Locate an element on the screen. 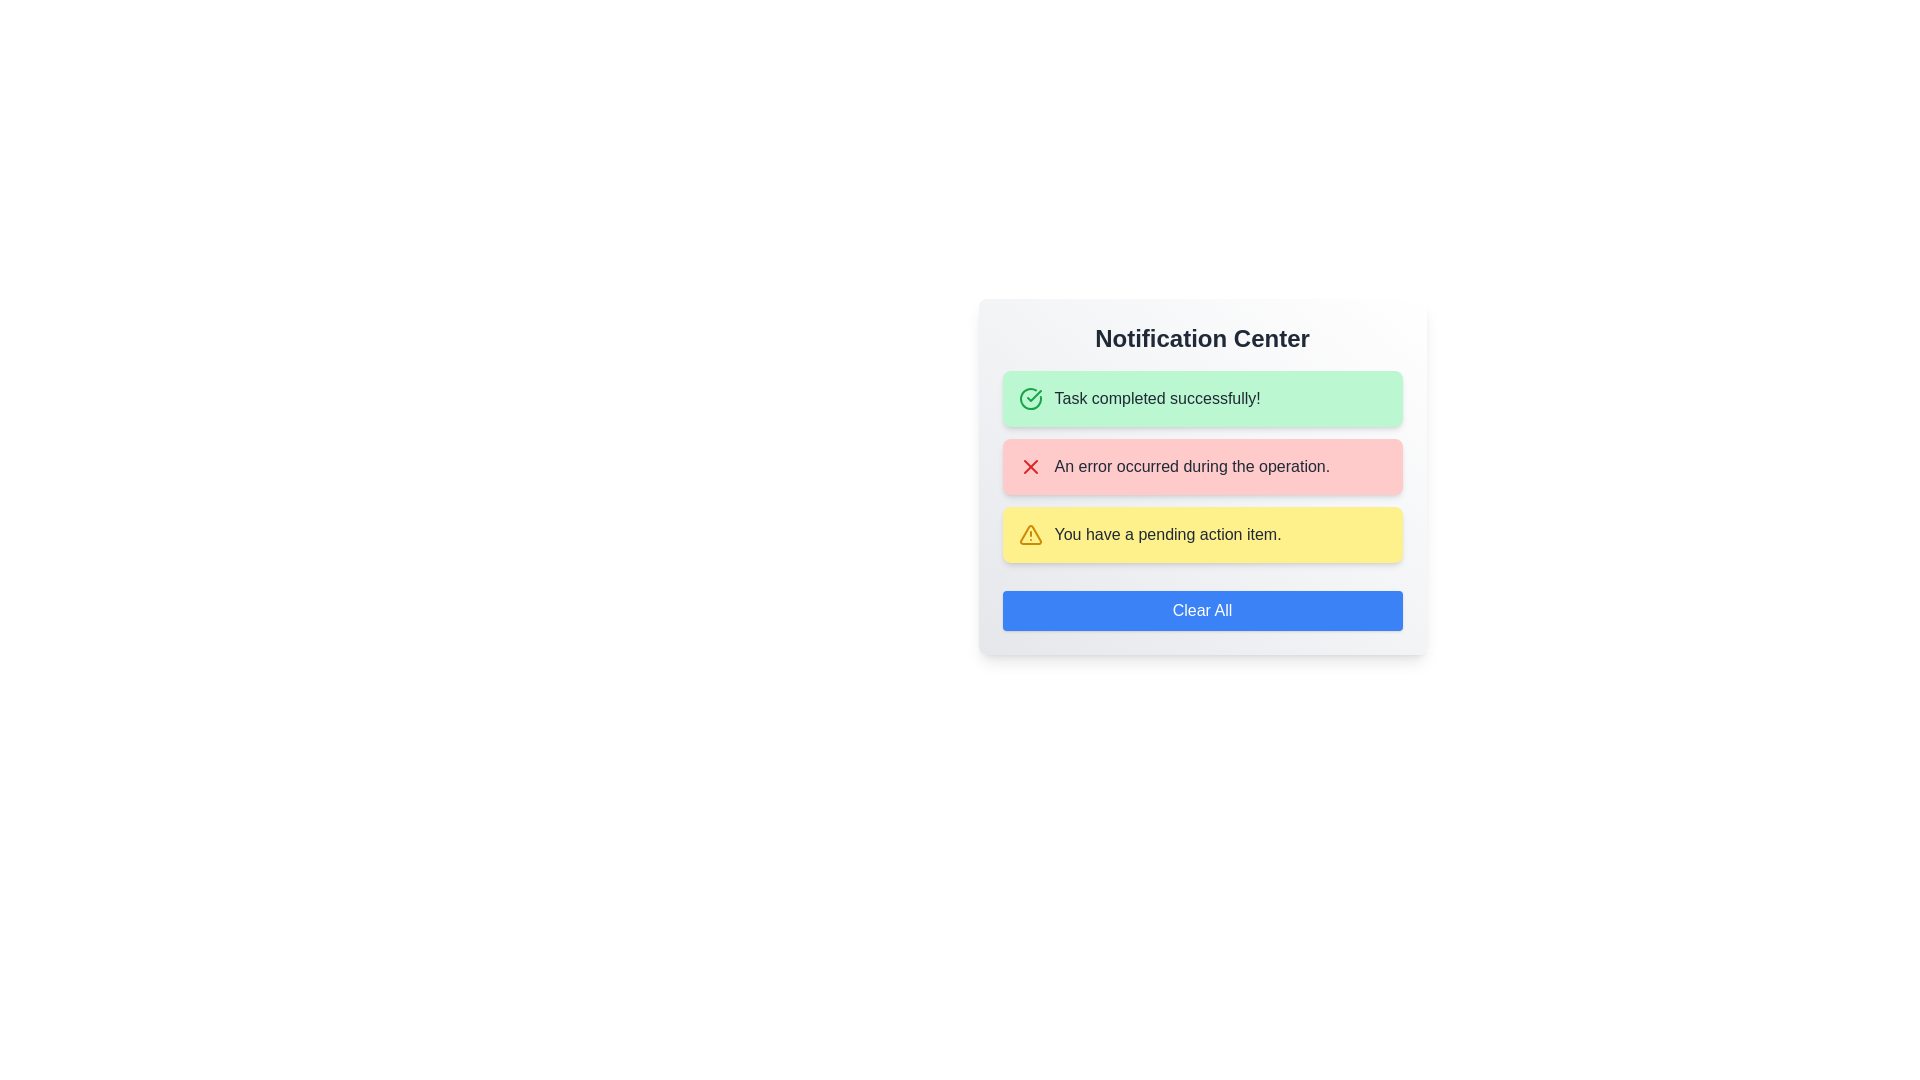  the warning icon located to the left of the text 'You have a pending action item.' inside a yellow notification card in the Notification Center is located at coordinates (1030, 534).